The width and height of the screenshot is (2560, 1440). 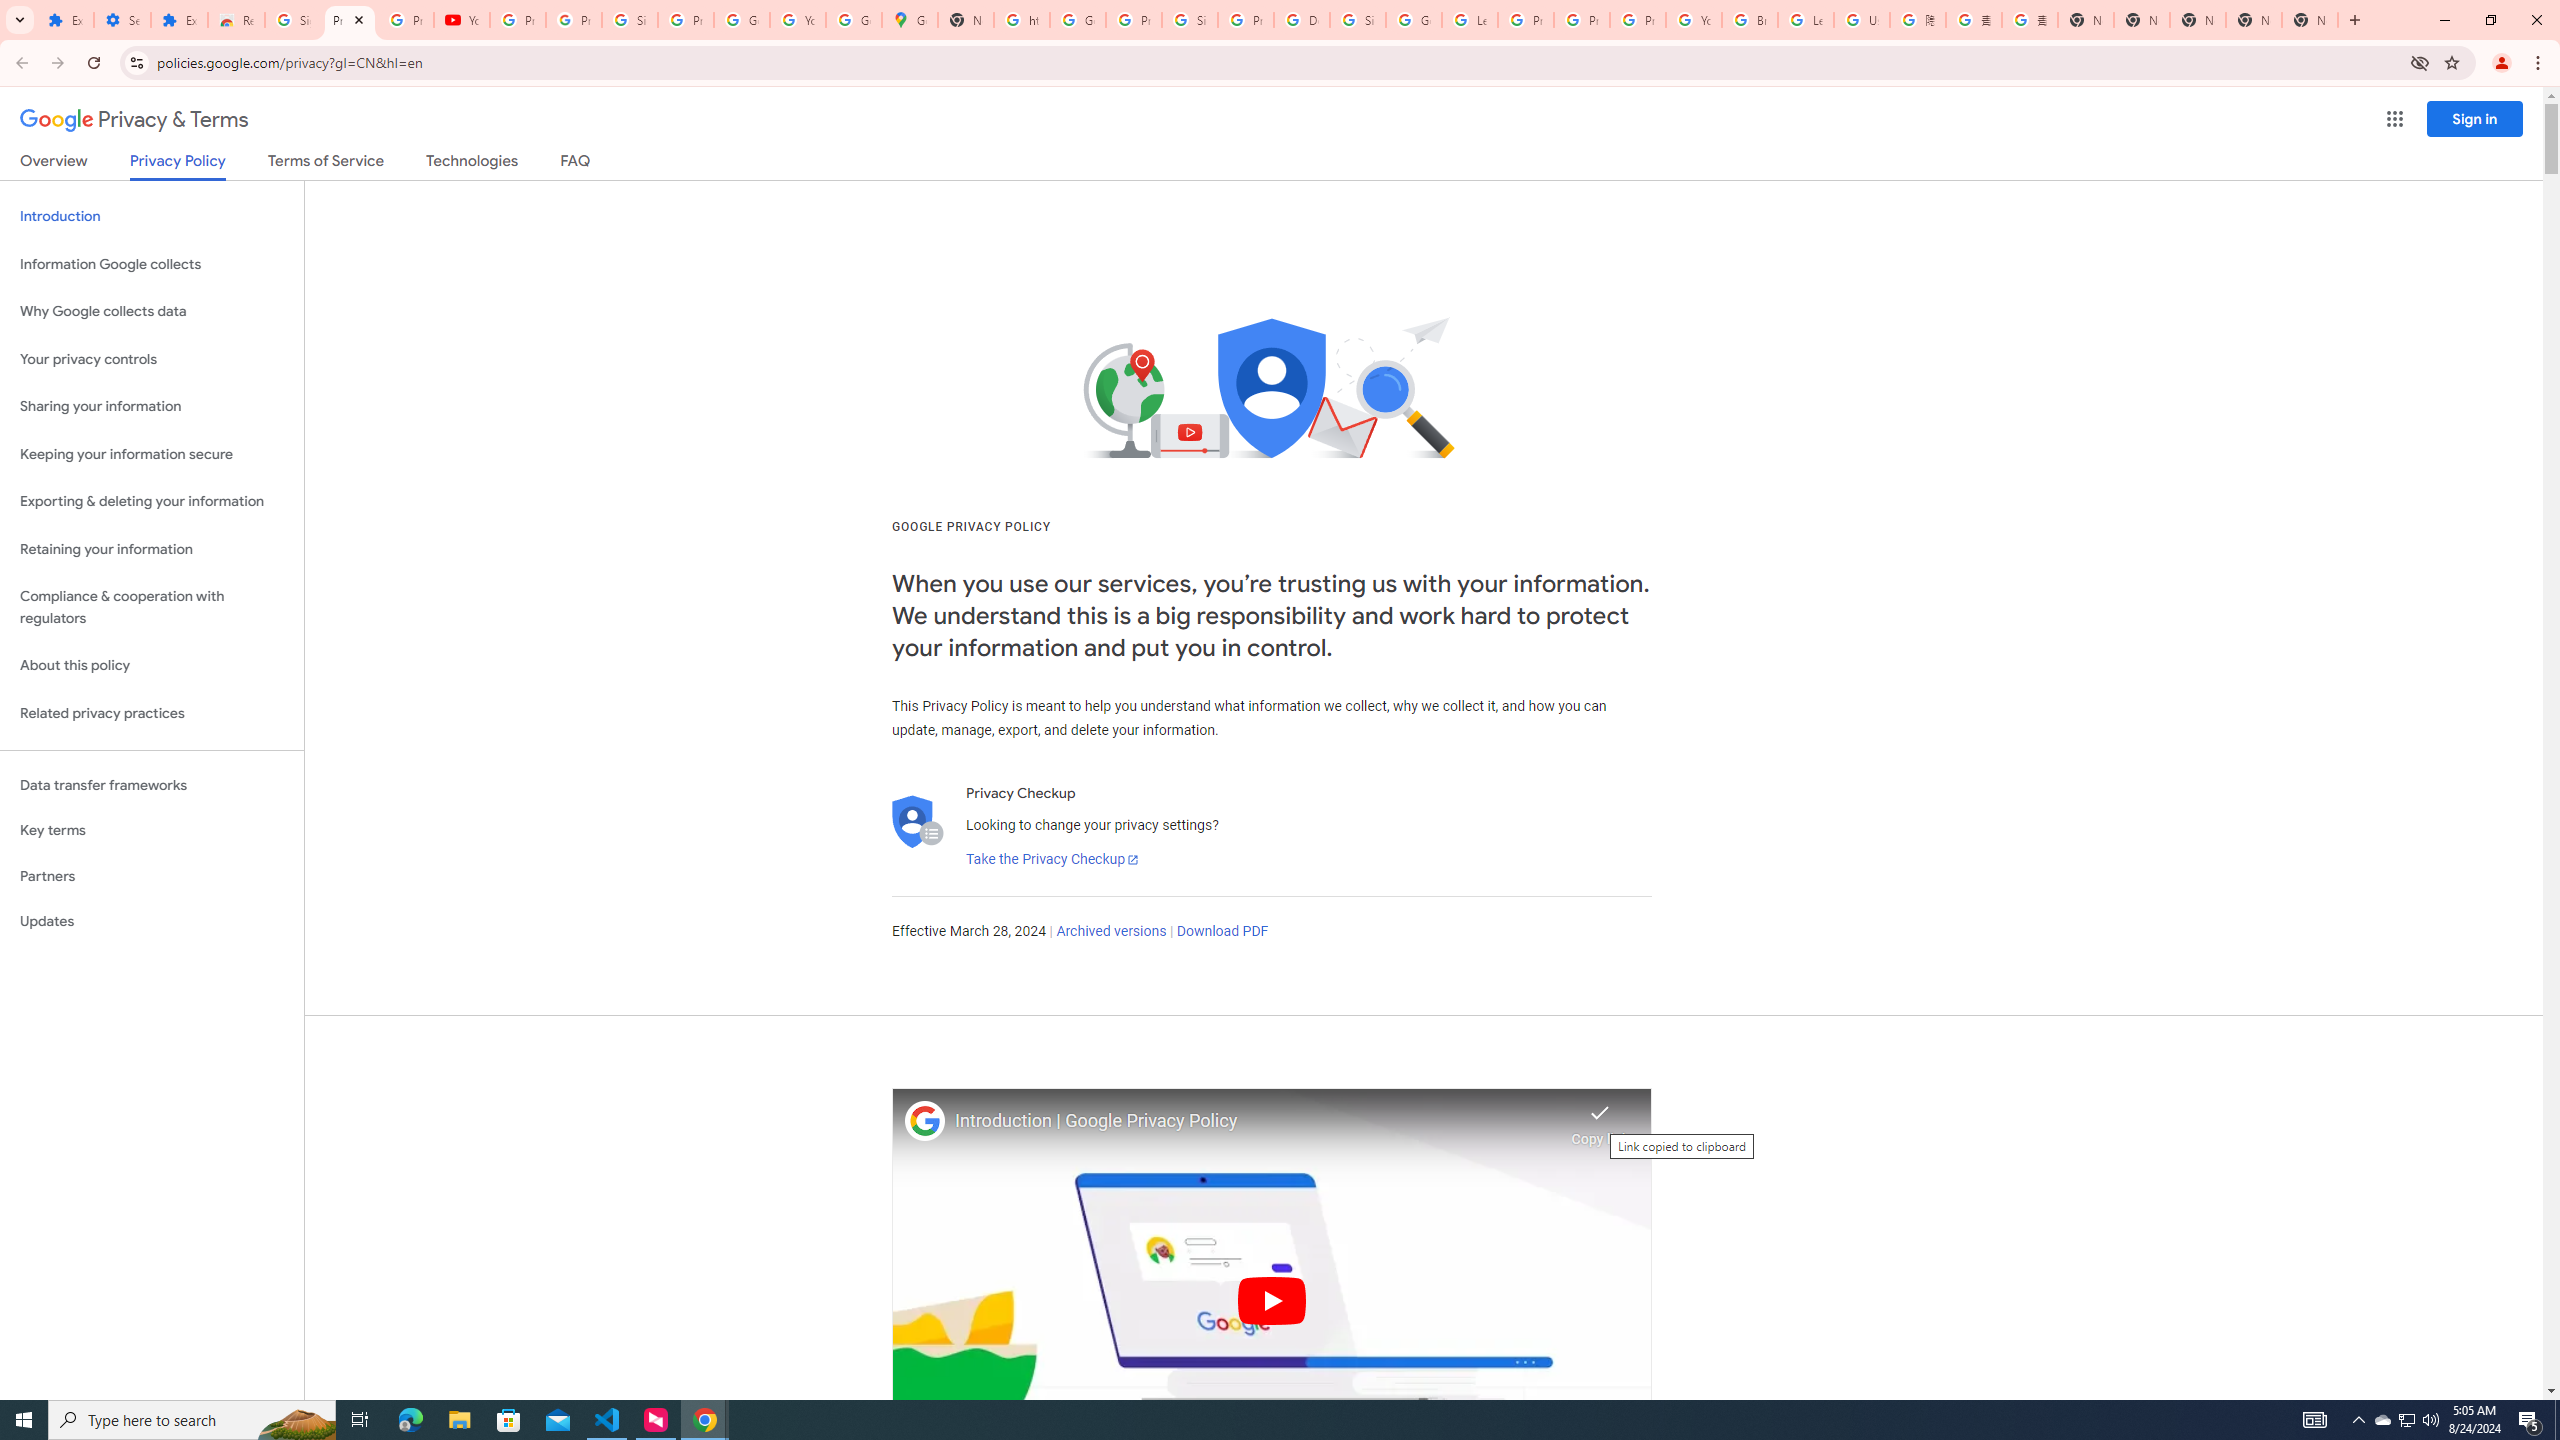 What do you see at coordinates (2310, 19) in the screenshot?
I see `'New Tab'` at bounding box center [2310, 19].